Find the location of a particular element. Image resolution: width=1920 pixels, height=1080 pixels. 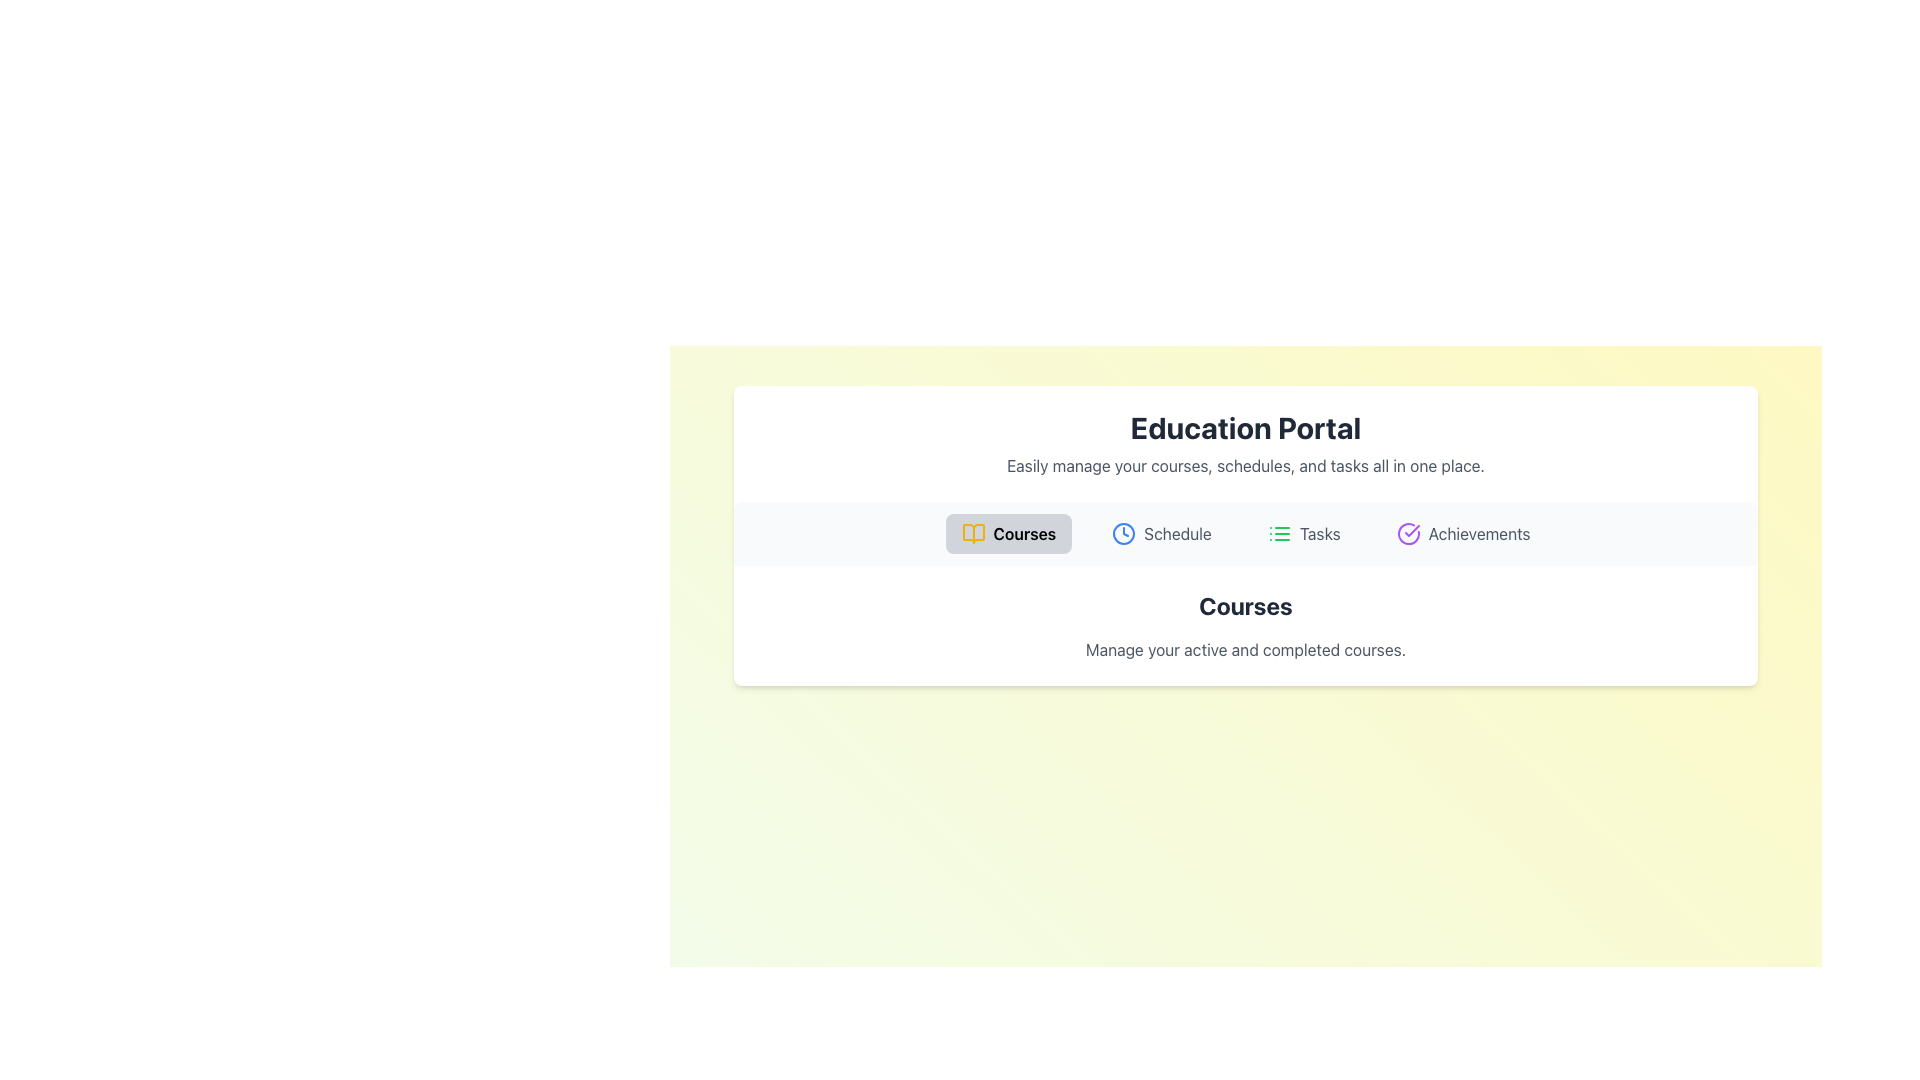

the subtitle text that reads 'Easily manage your courses, schedules, and tasks all in one place.' which is styled in gray on a white background, positioned below the title 'Education Portal' is located at coordinates (1245, 466).